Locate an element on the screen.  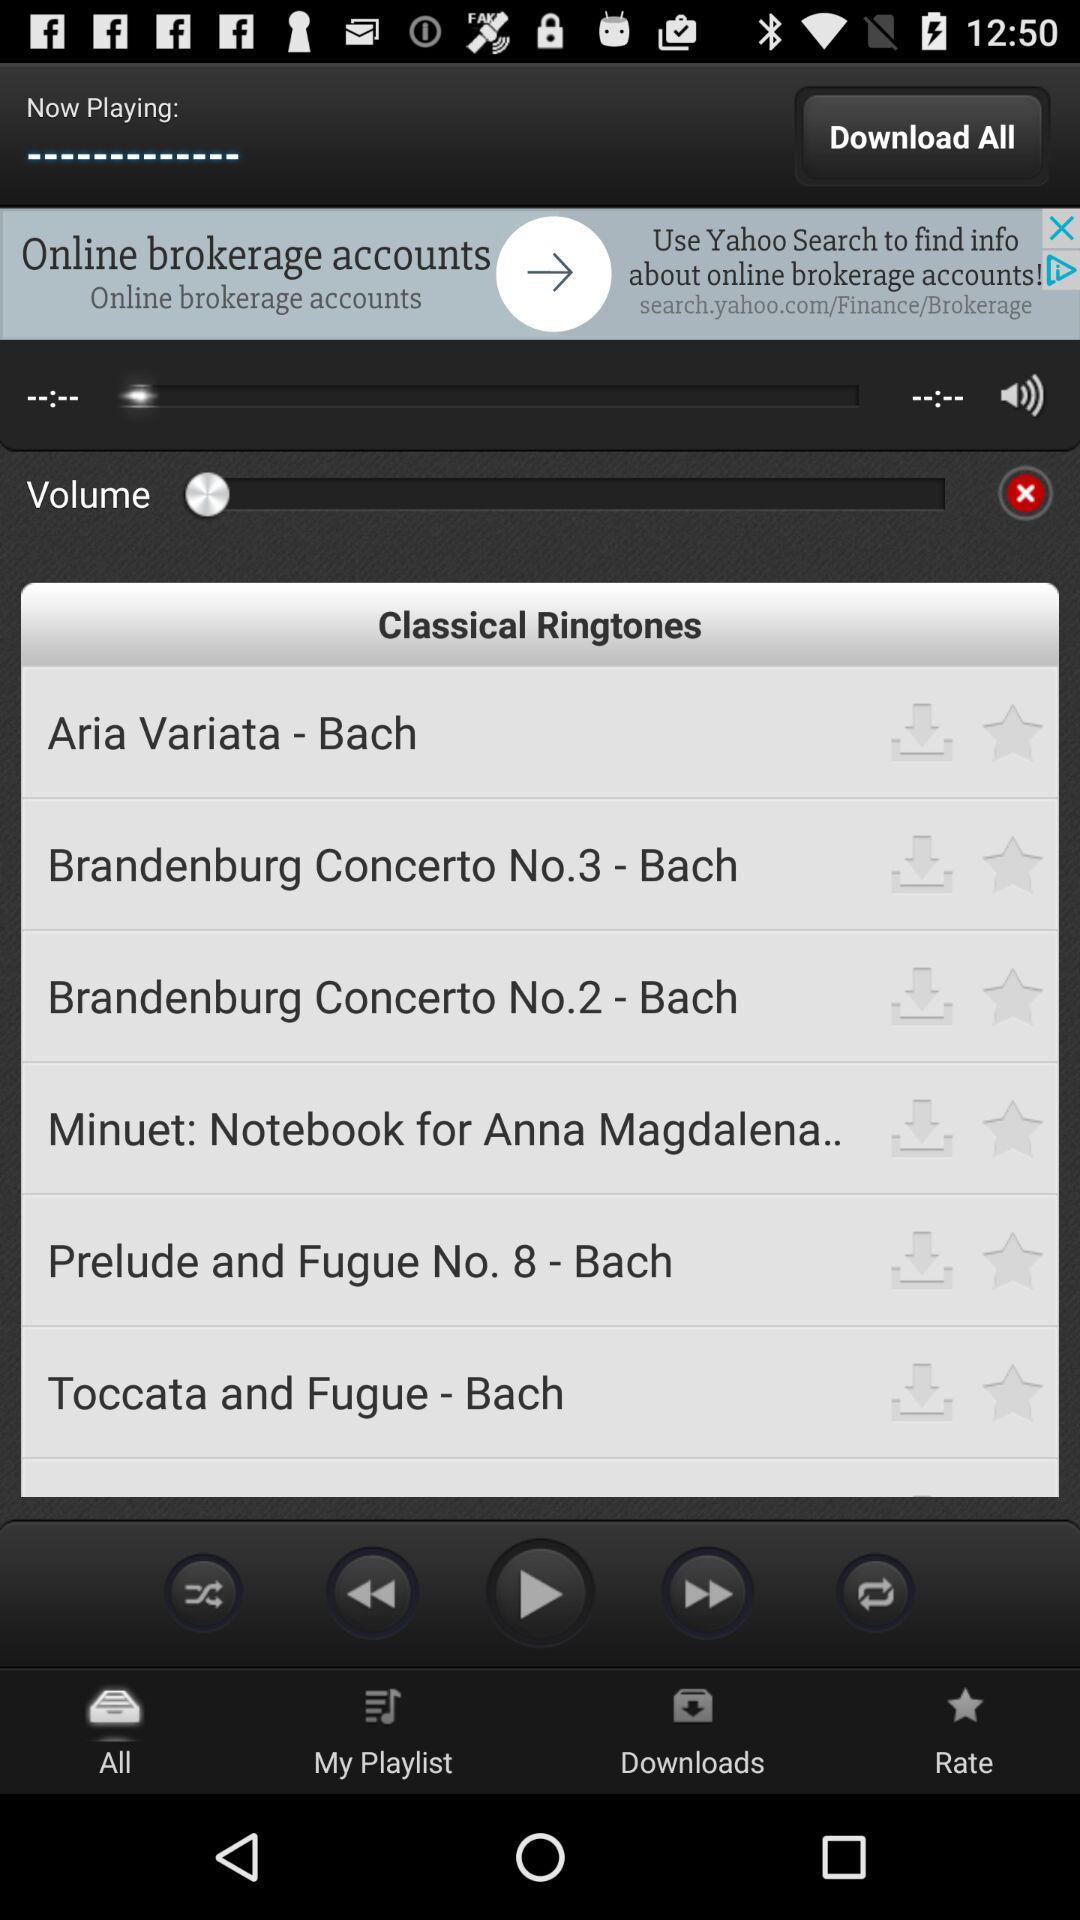
refresh is located at coordinates (874, 1591).